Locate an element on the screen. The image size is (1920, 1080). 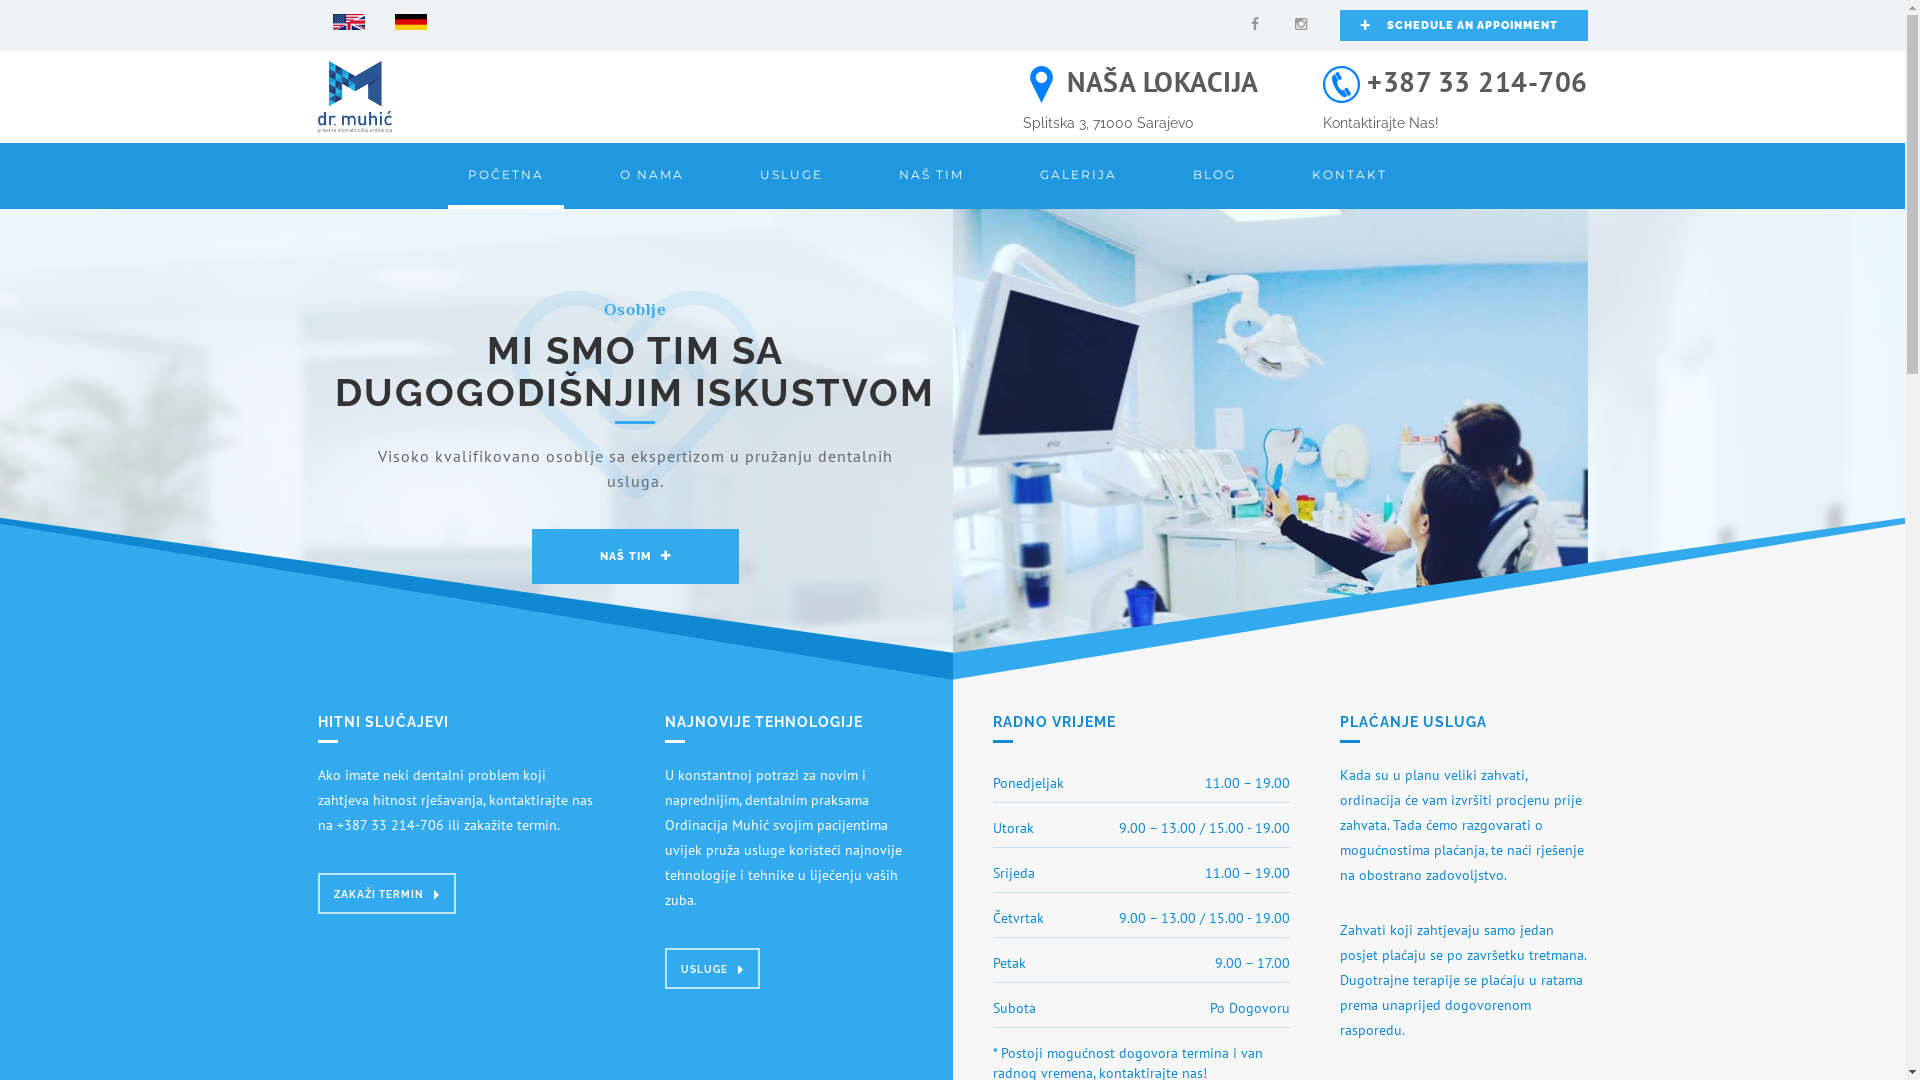
'KONTAKT' is located at coordinates (1349, 175).